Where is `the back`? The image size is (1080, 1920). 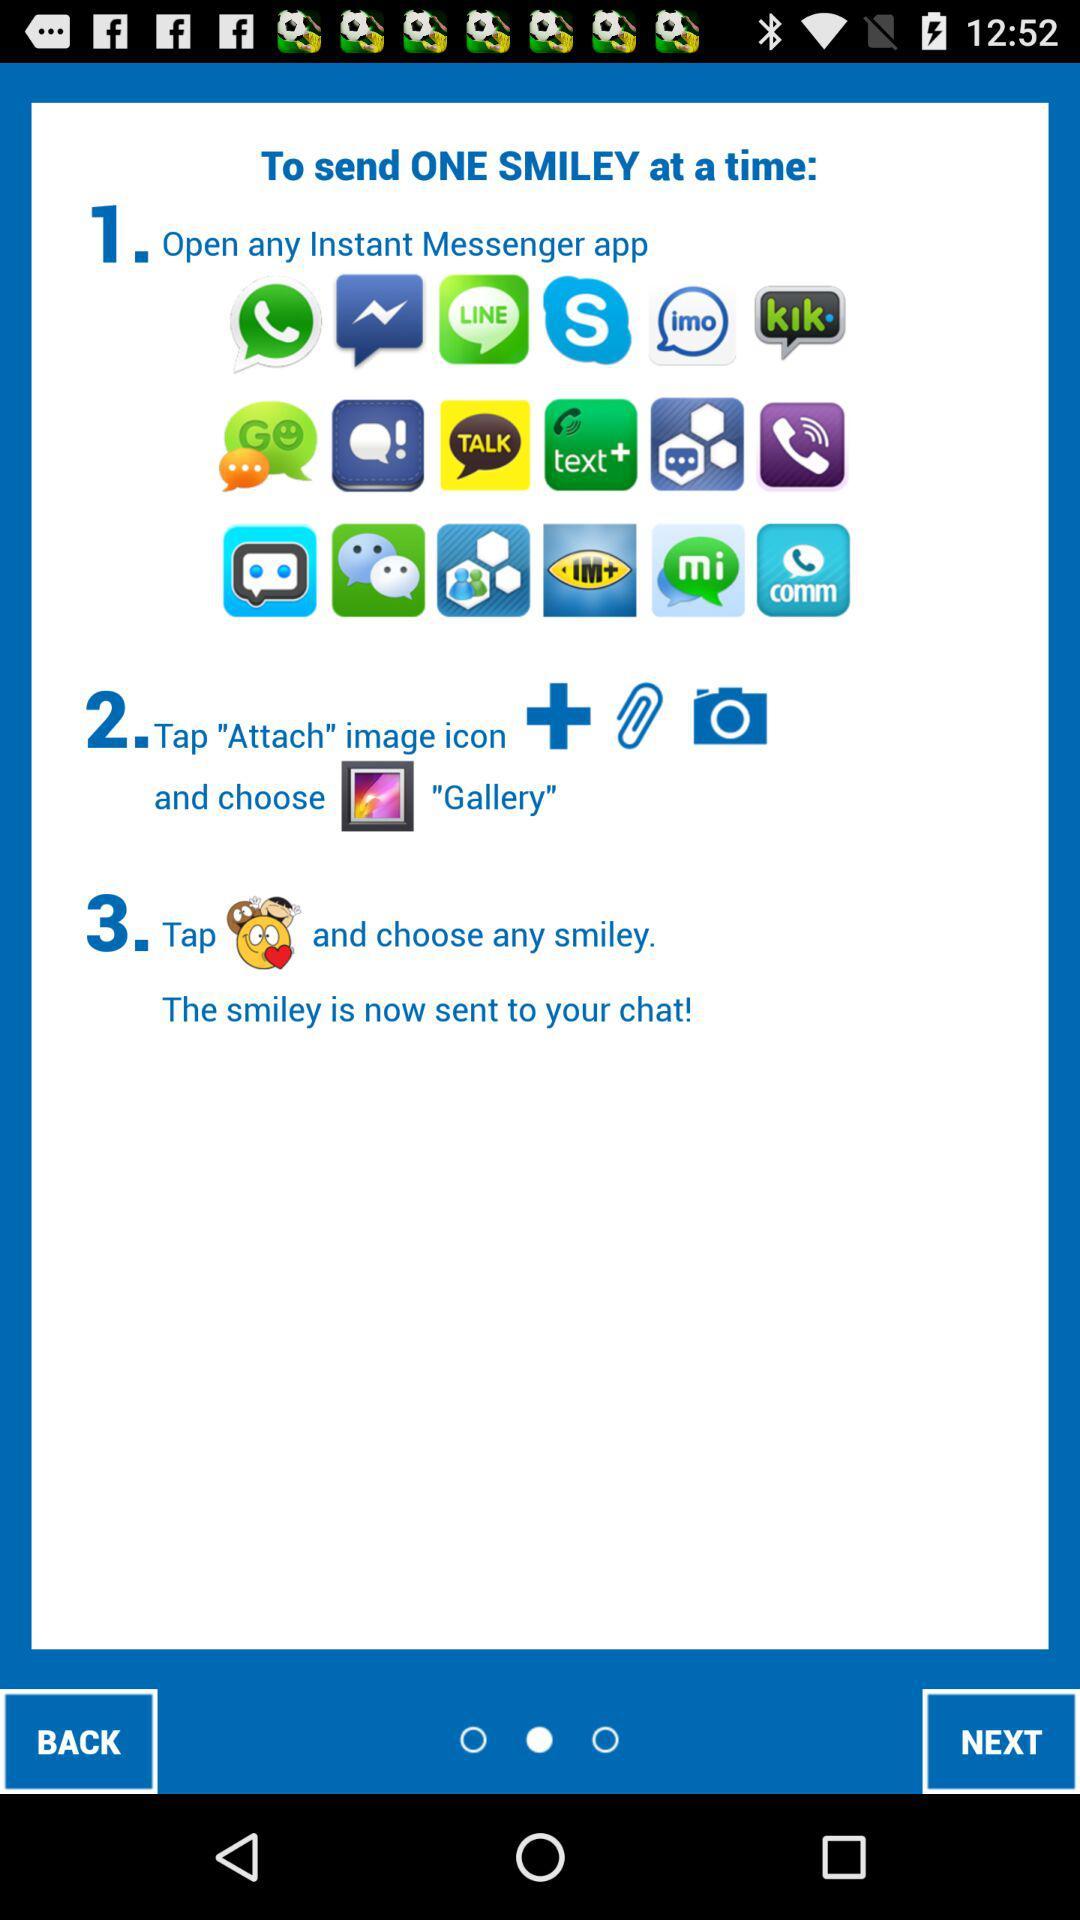 the back is located at coordinates (77, 1740).